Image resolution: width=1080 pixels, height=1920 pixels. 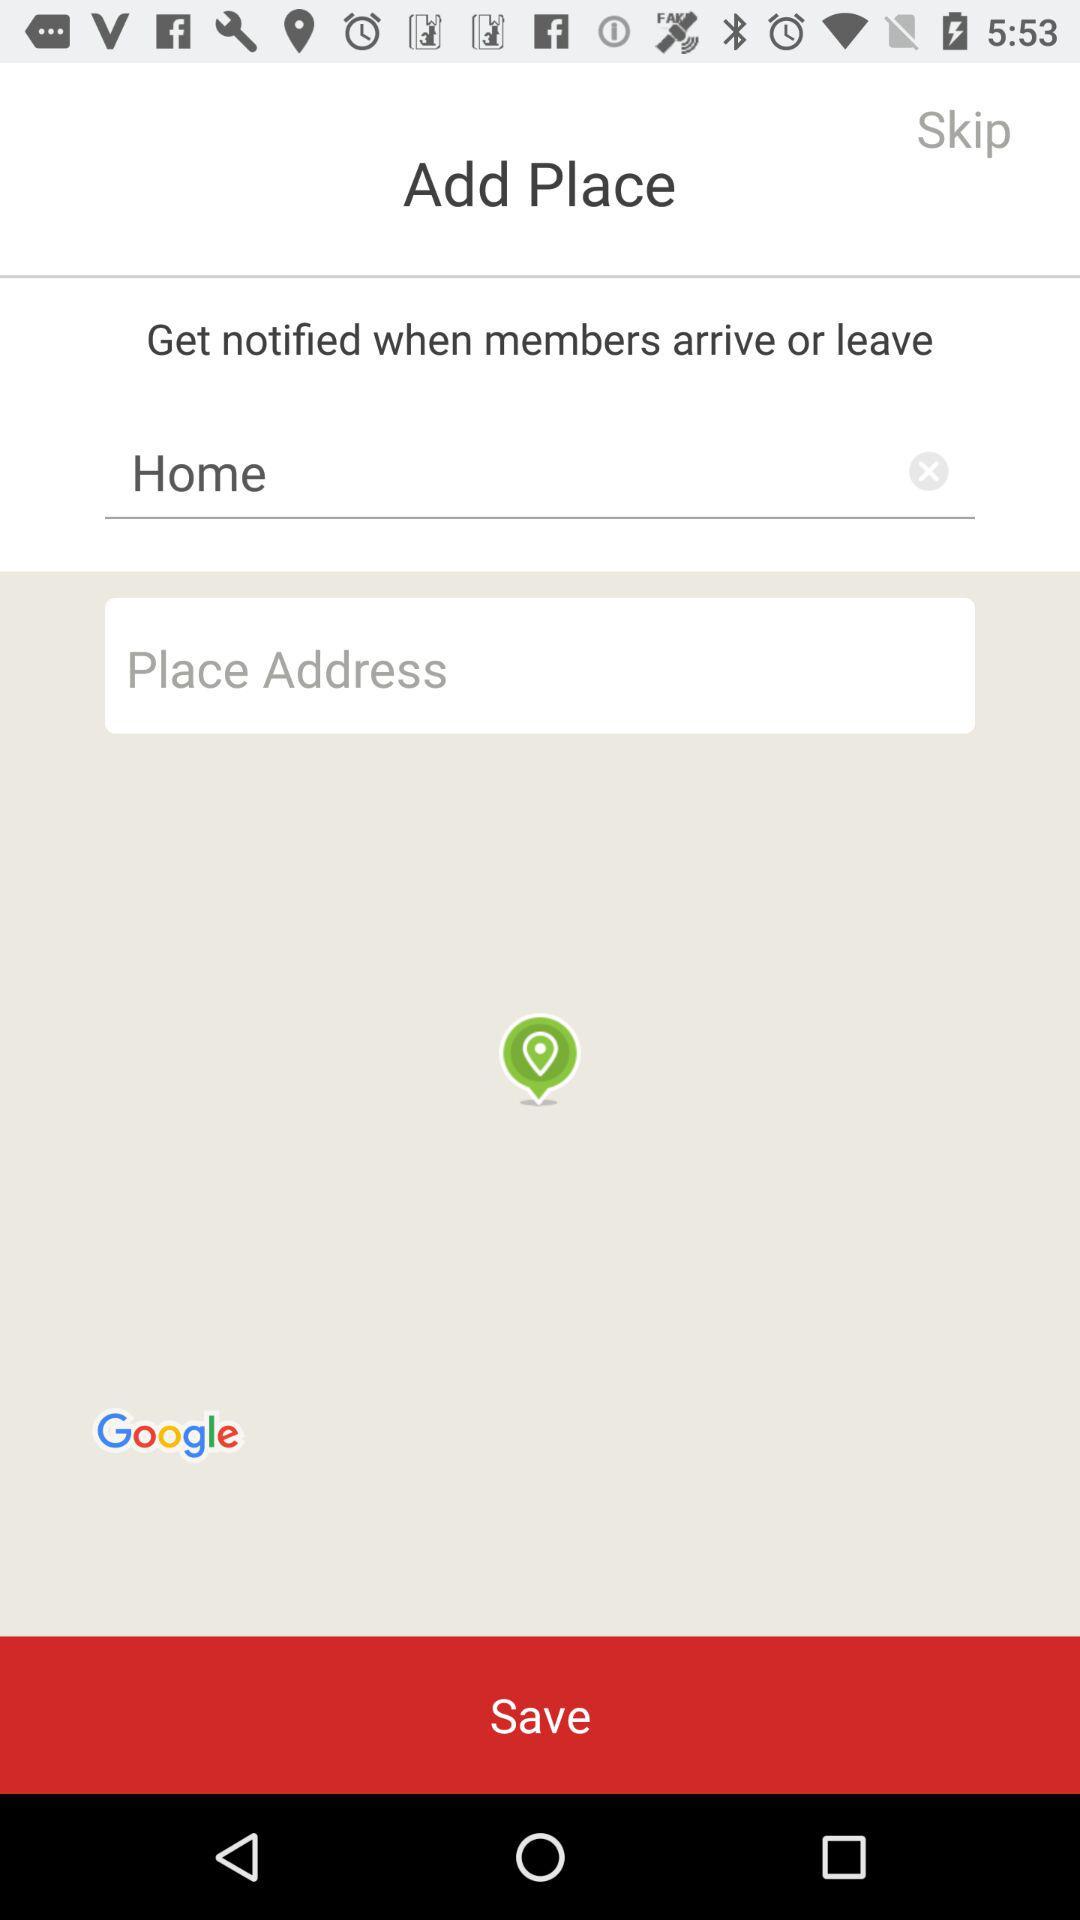 What do you see at coordinates (540, 1103) in the screenshot?
I see `icon below the home item` at bounding box center [540, 1103].